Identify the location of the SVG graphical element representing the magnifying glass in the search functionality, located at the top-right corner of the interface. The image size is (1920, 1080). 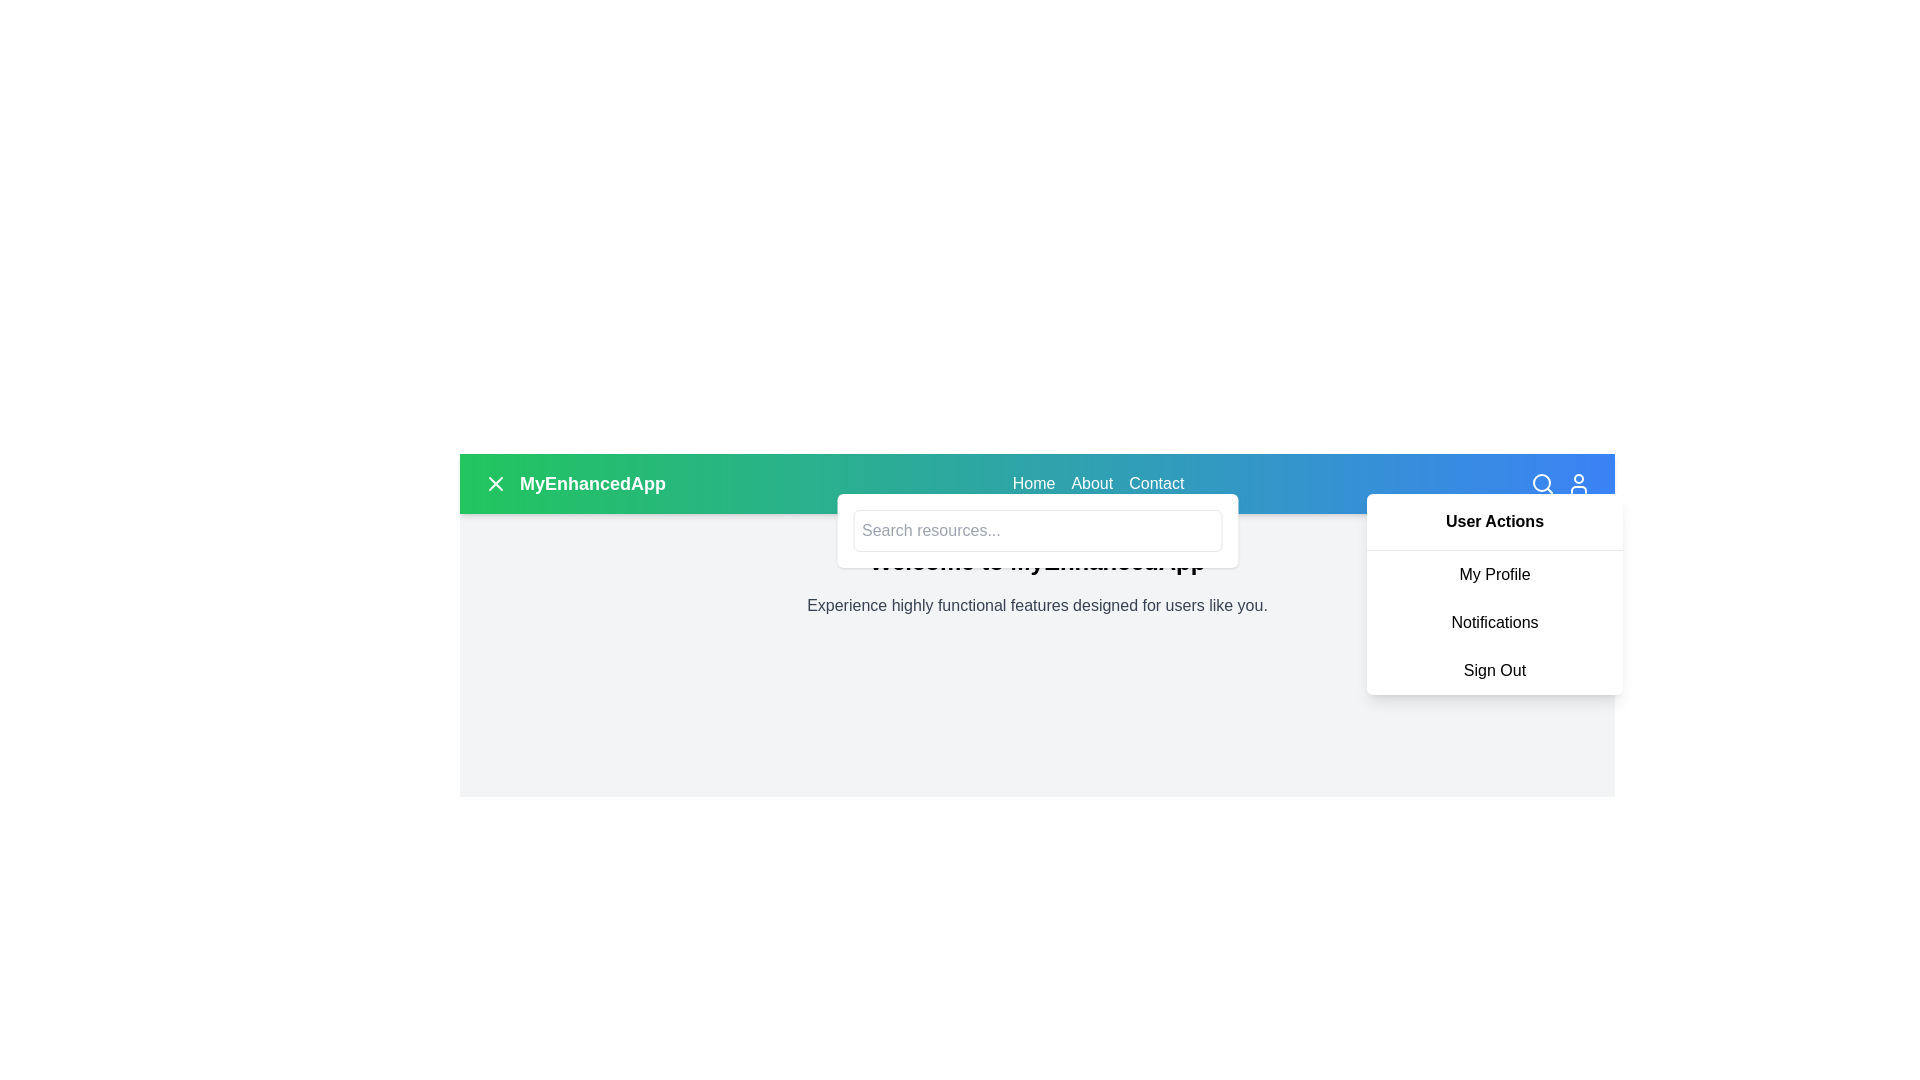
(1540, 482).